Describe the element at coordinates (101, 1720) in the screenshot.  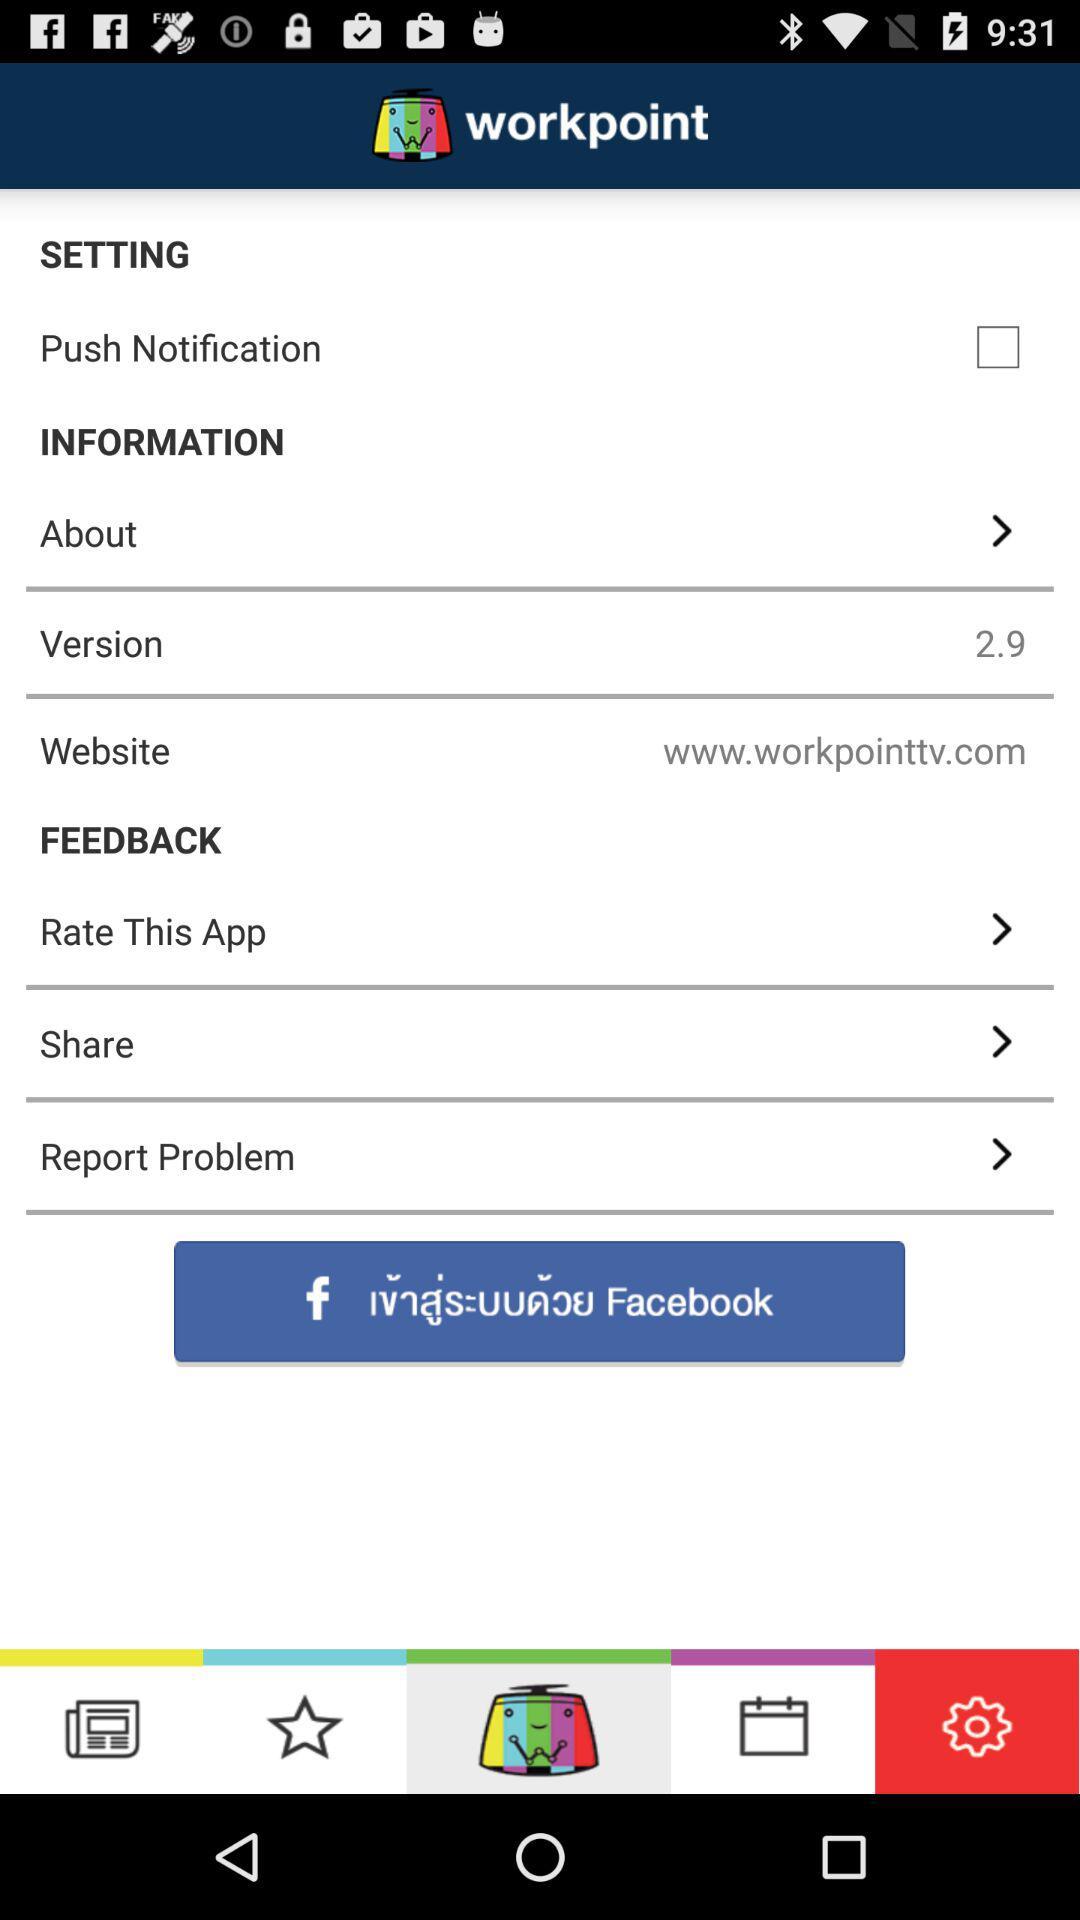
I see `to watch the news` at that location.